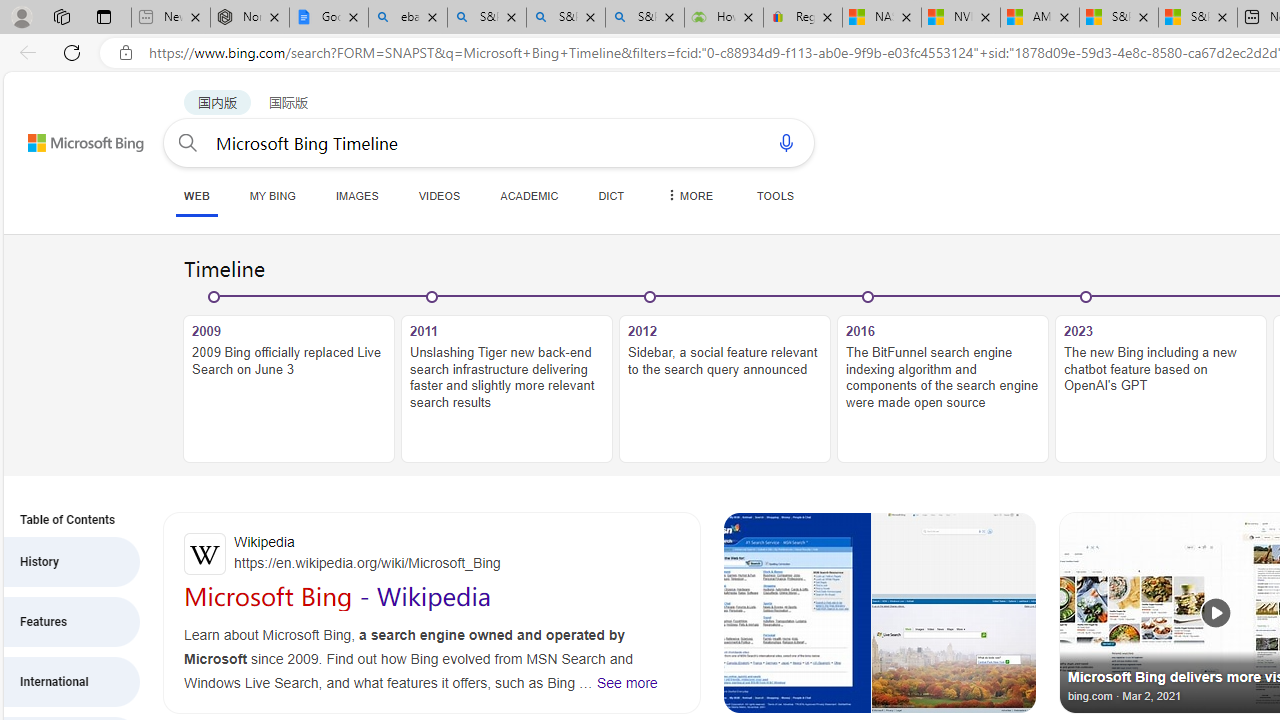 The image size is (1280, 720). What do you see at coordinates (803, 17) in the screenshot?
I see `'Register: Create a personal eBay account'` at bounding box center [803, 17].